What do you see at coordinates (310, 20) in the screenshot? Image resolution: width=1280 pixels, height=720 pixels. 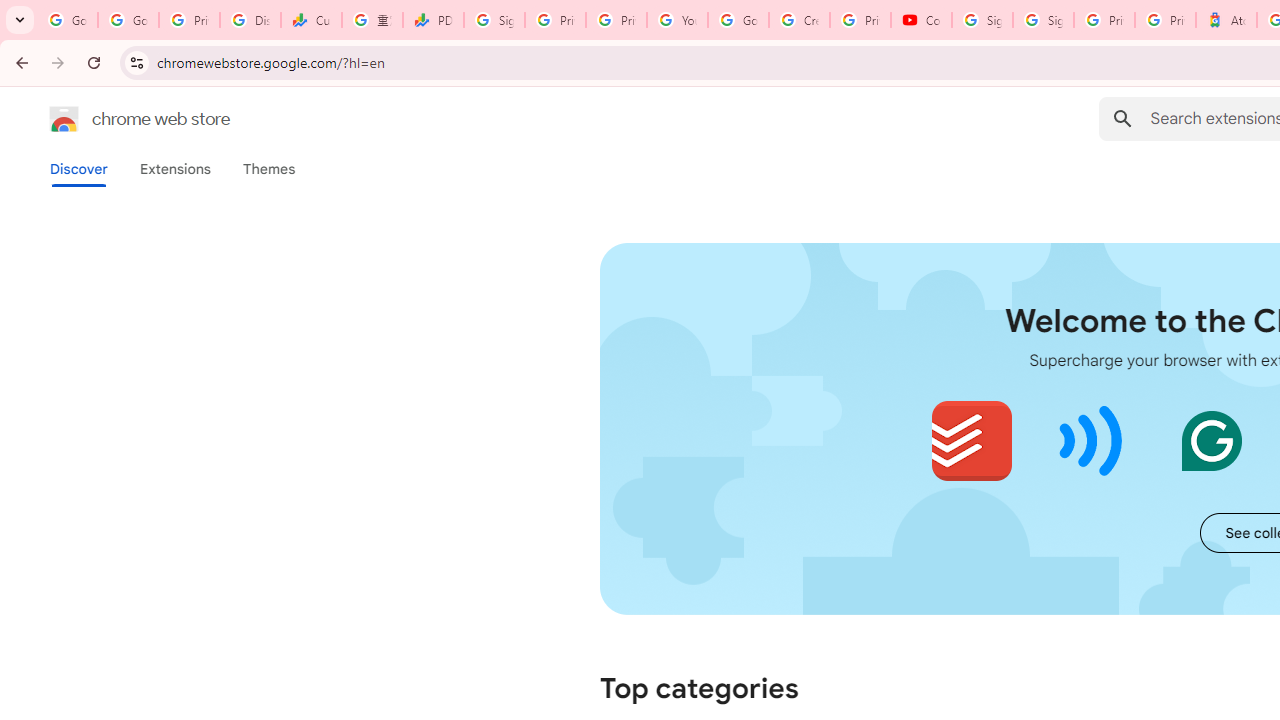 I see `'Currencies - Google Finance'` at bounding box center [310, 20].